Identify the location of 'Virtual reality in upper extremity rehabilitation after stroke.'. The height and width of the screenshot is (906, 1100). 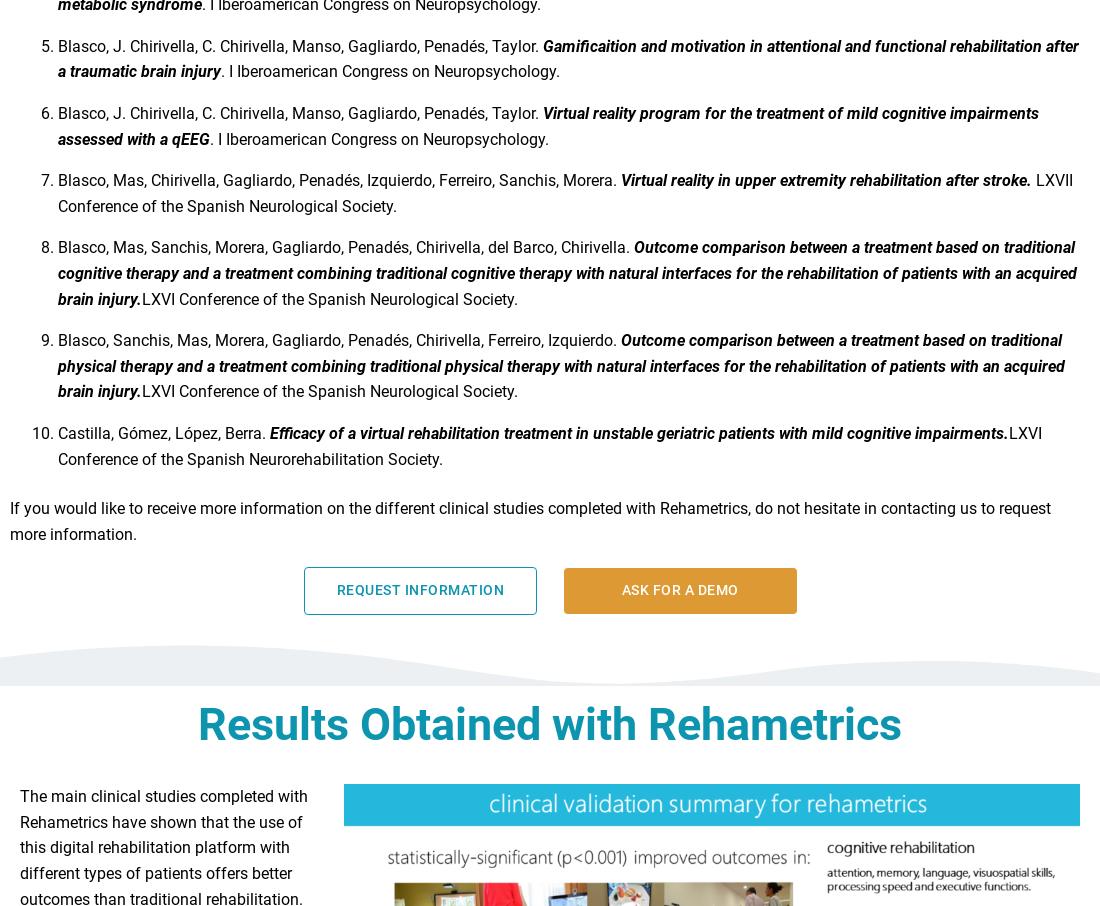
(827, 188).